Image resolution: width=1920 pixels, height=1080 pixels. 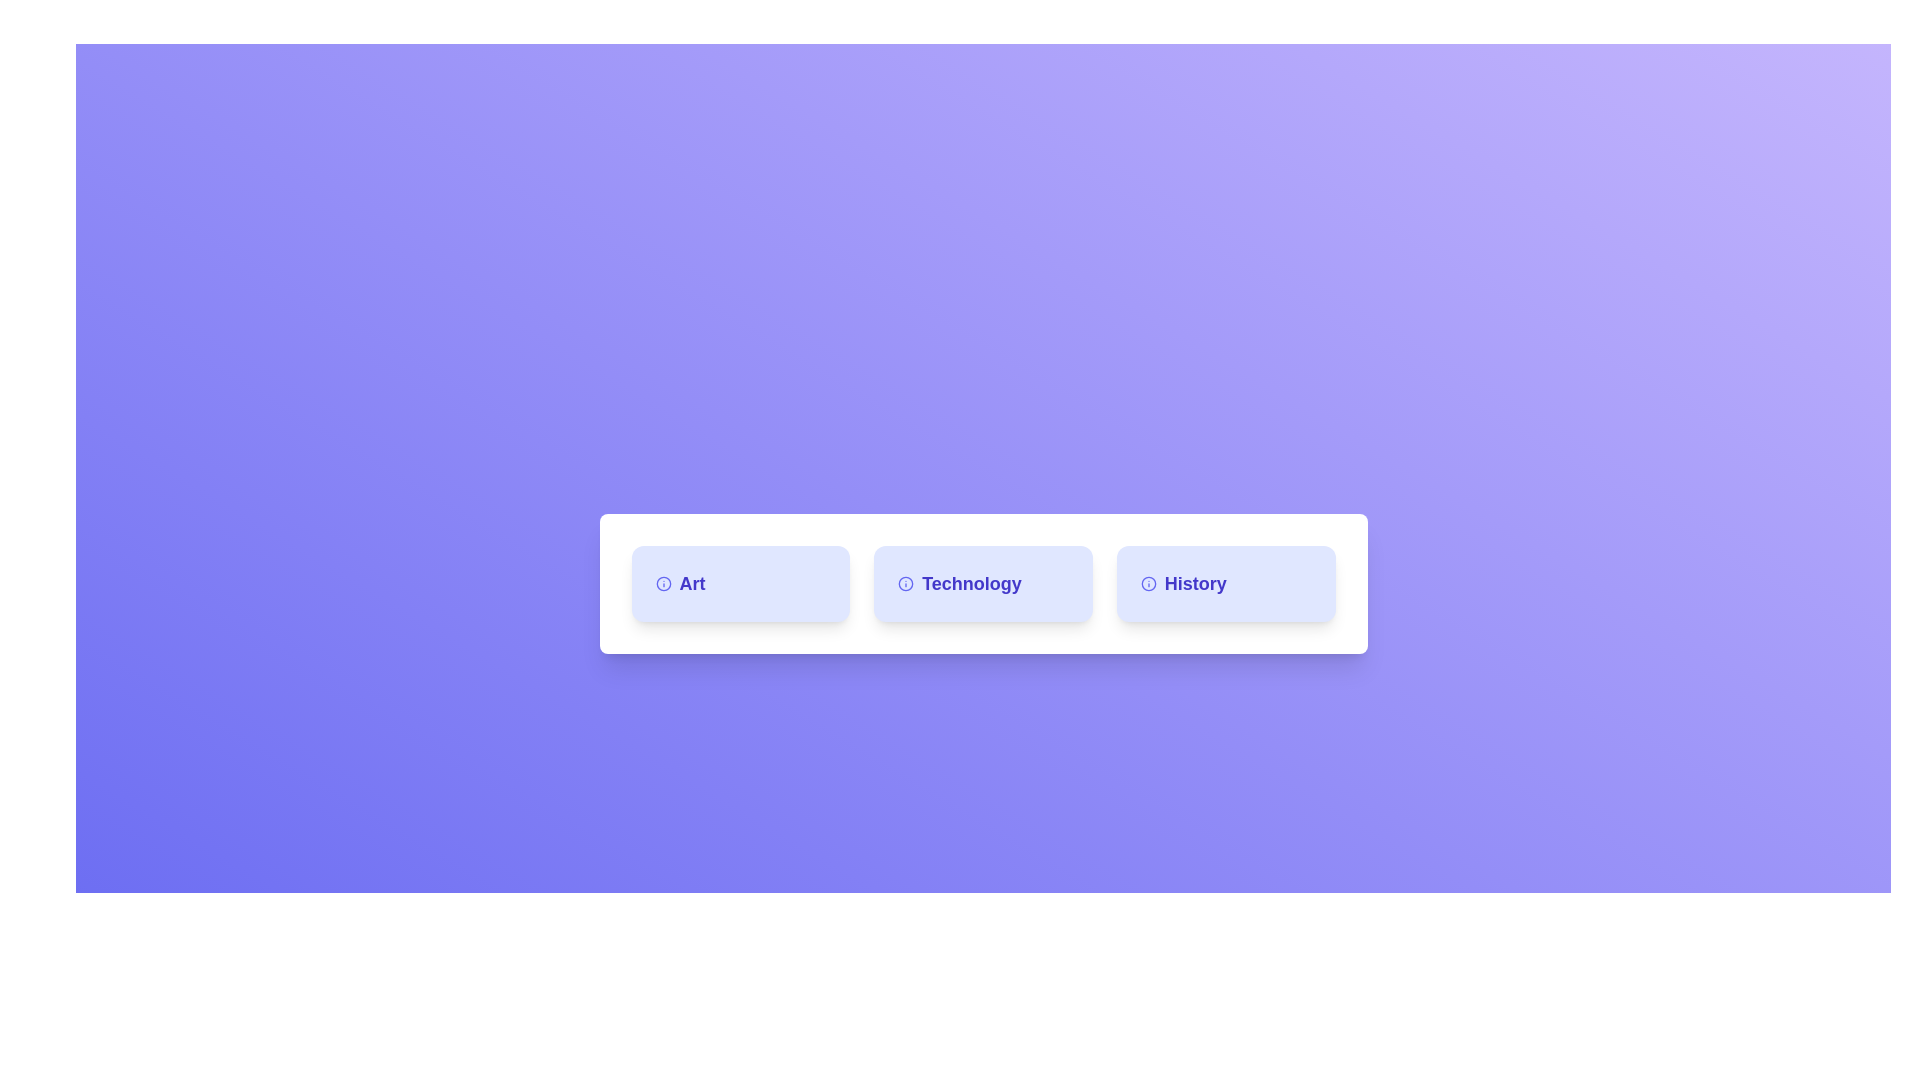 I want to click on text label that represents the 'Technology' category, which is centrally located between the 'Art' and 'History' buttons, so click(x=983, y=583).